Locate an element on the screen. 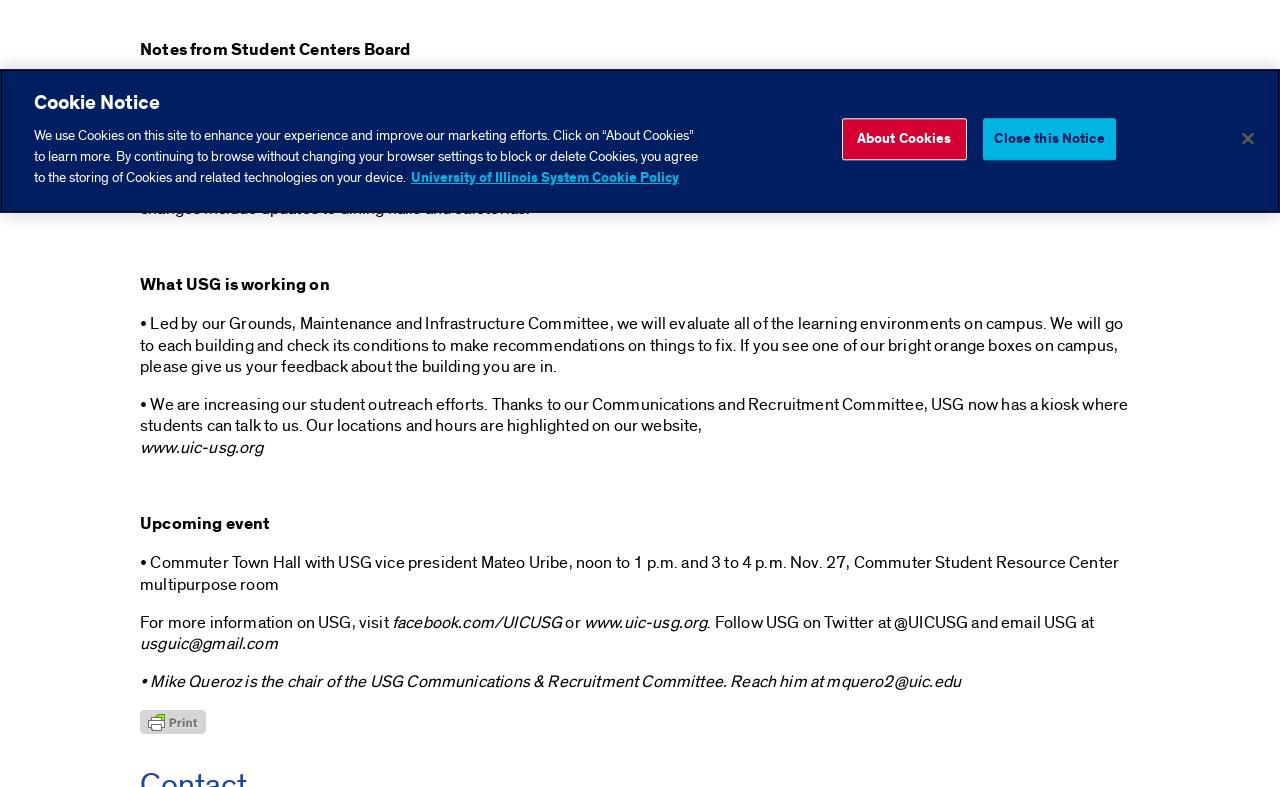 This screenshot has height=787, width=1280. '• Expect to see new furniture and new paint in the Pier Room in Student Center East this spring.' is located at coordinates (139, 148).